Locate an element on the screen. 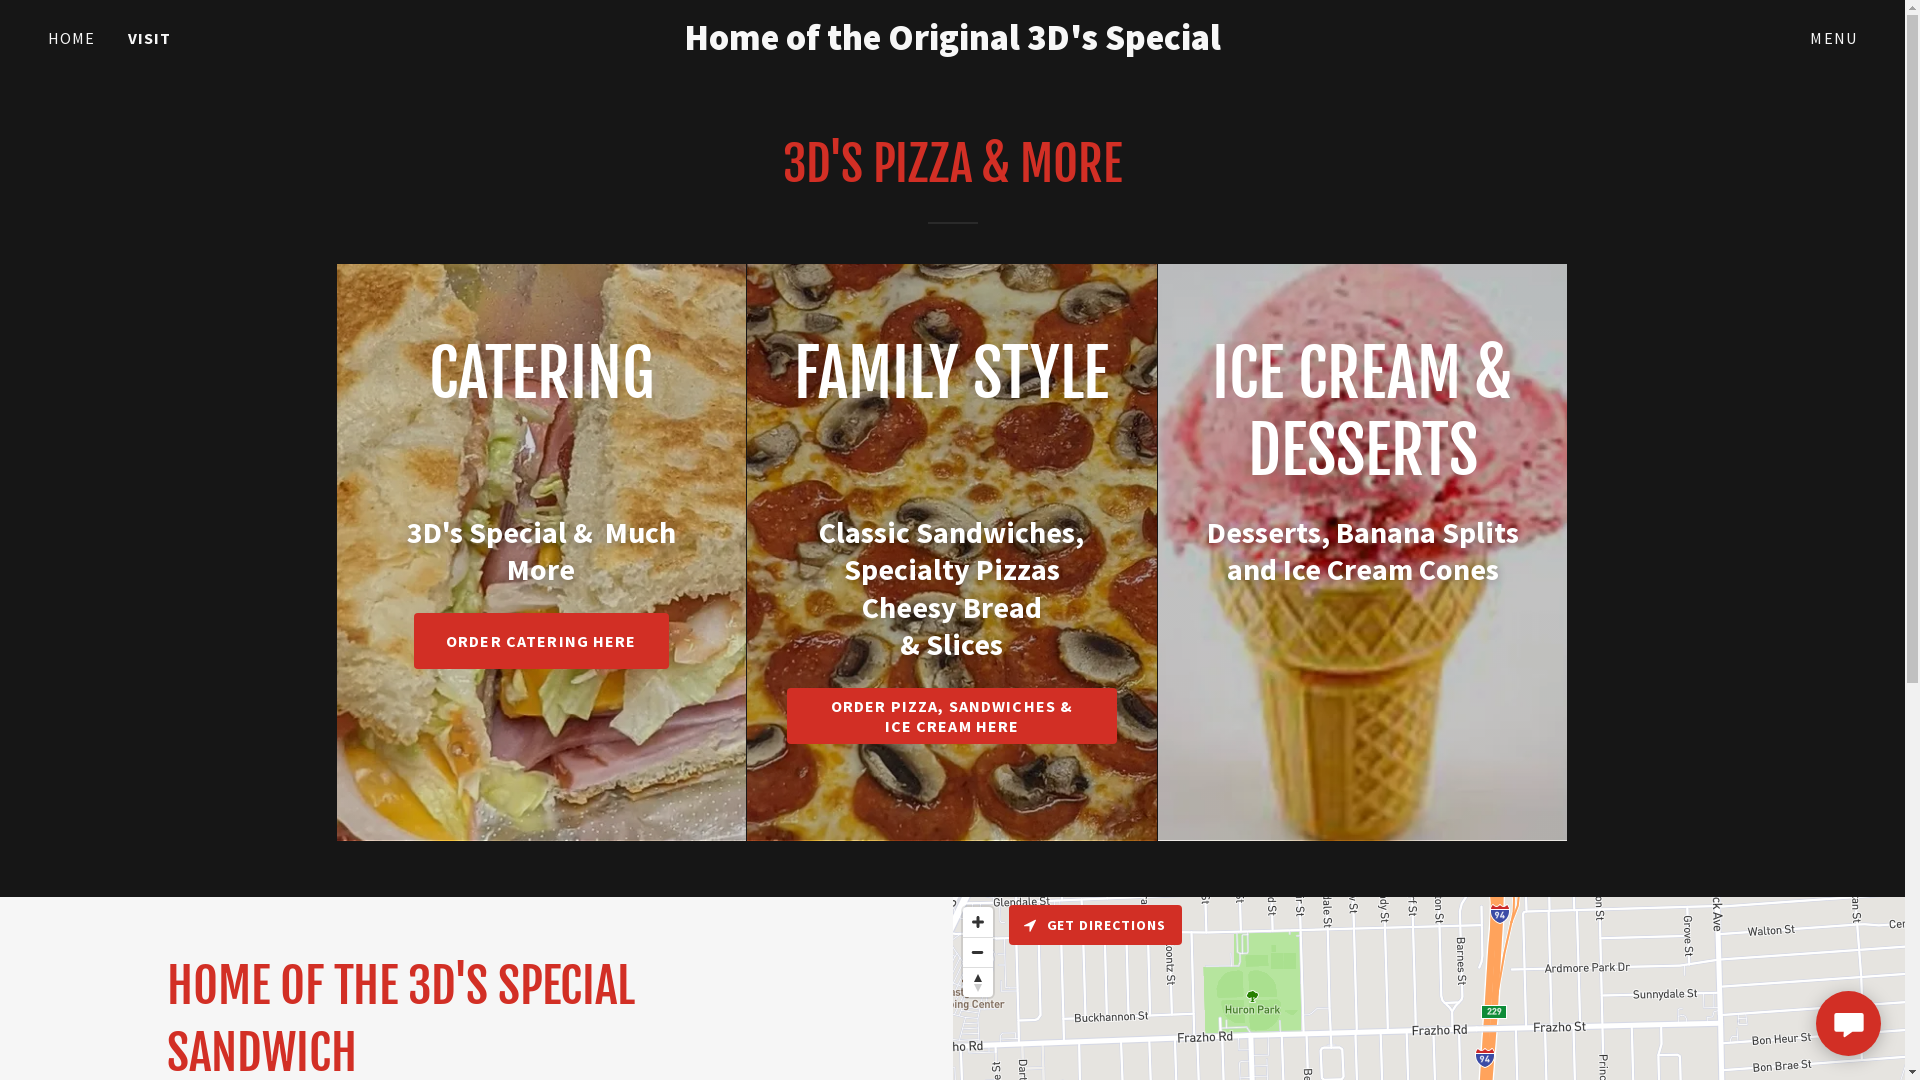 The image size is (1920, 1080). 'VISIT' is located at coordinates (148, 38).